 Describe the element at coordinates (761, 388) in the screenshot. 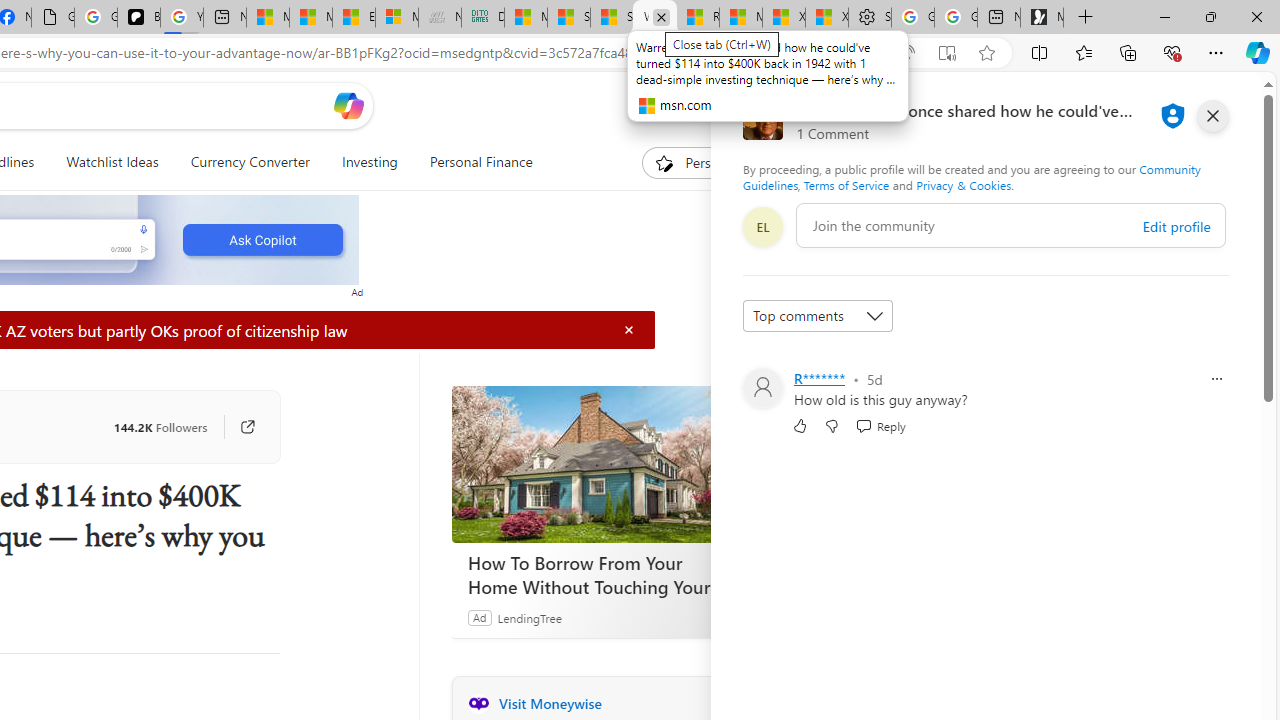

I see `'Profile Picture'` at that location.